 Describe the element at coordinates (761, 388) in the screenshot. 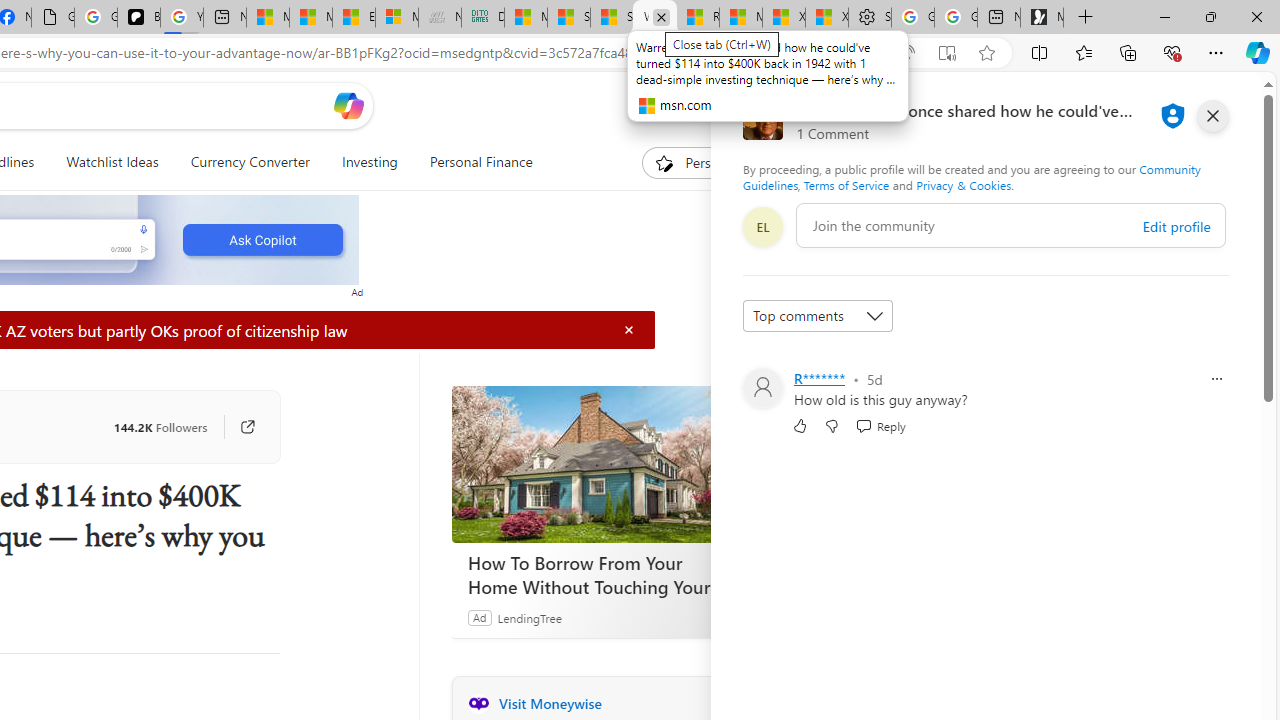

I see `'Profile Picture'` at that location.